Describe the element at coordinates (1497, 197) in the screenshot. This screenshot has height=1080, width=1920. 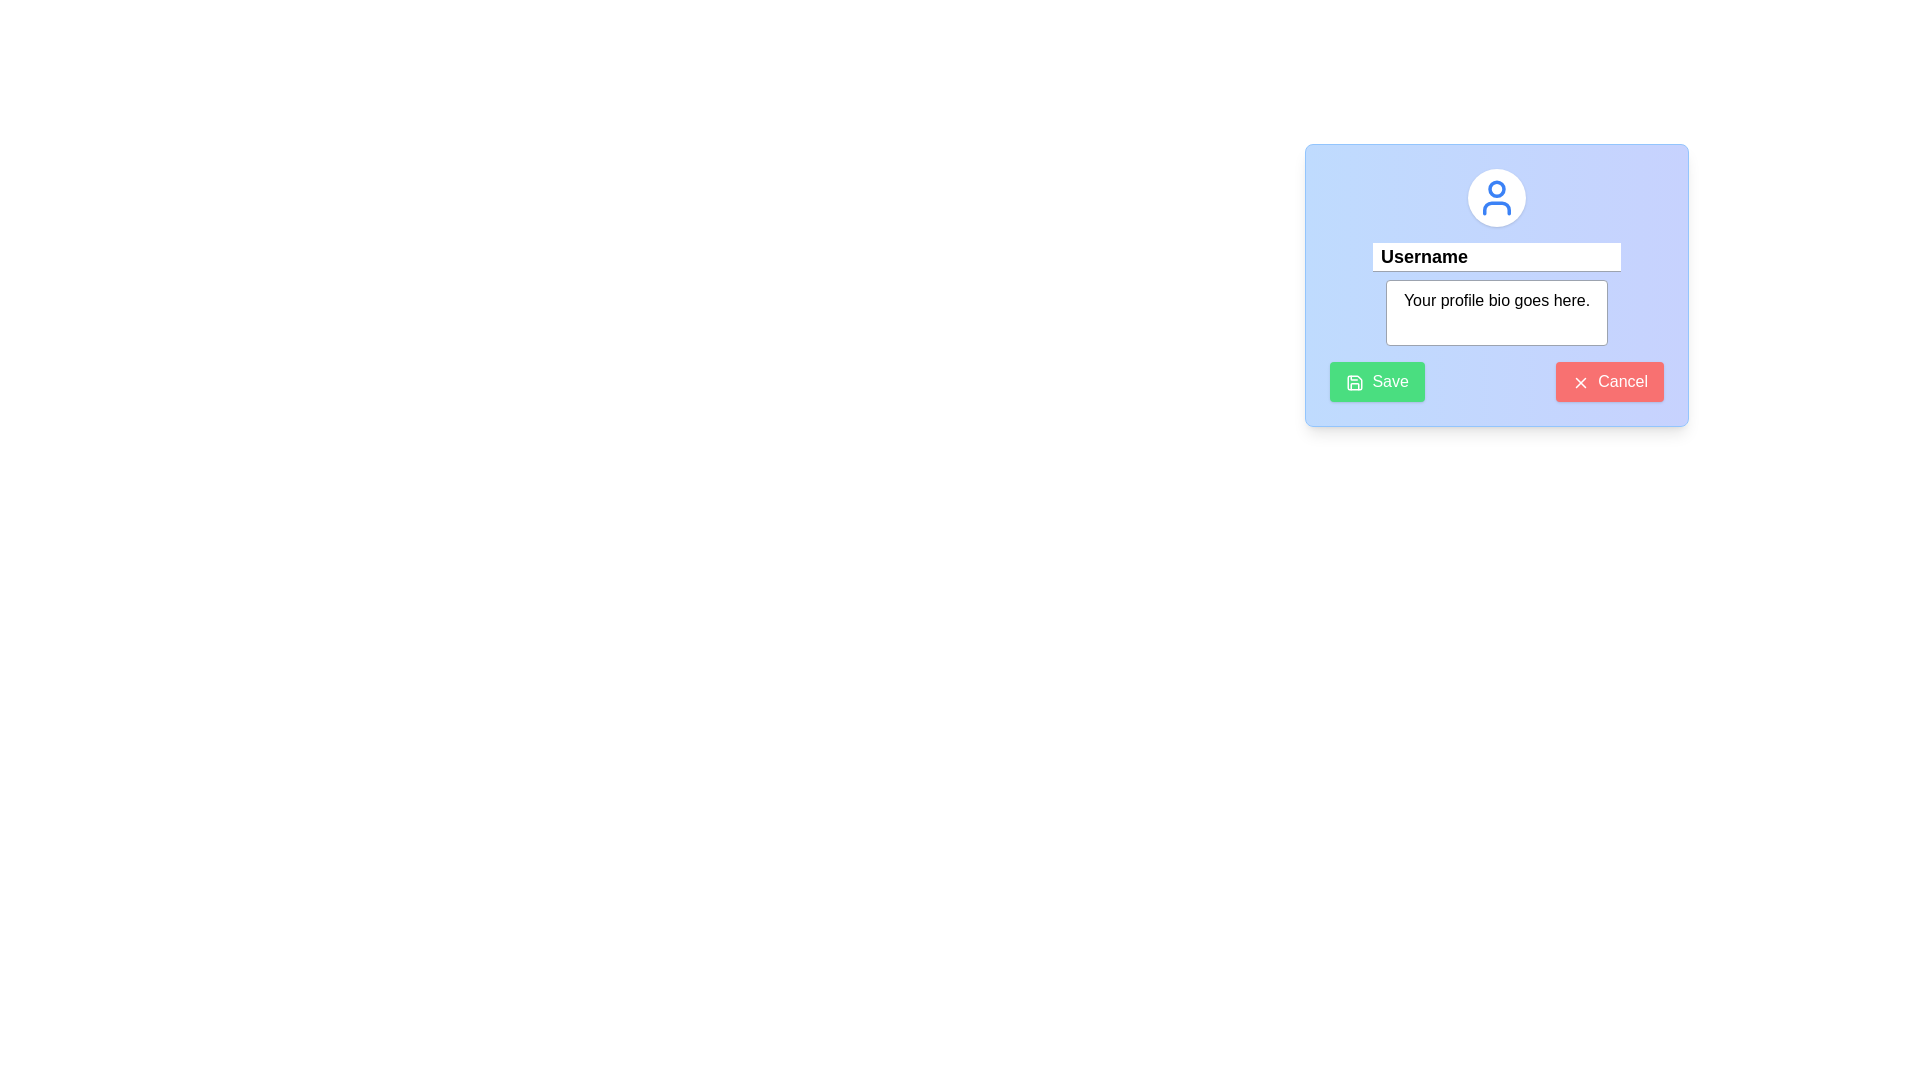
I see `the circular icon with a user outline design in blue color, which is located at the center-top of the profile card` at that location.